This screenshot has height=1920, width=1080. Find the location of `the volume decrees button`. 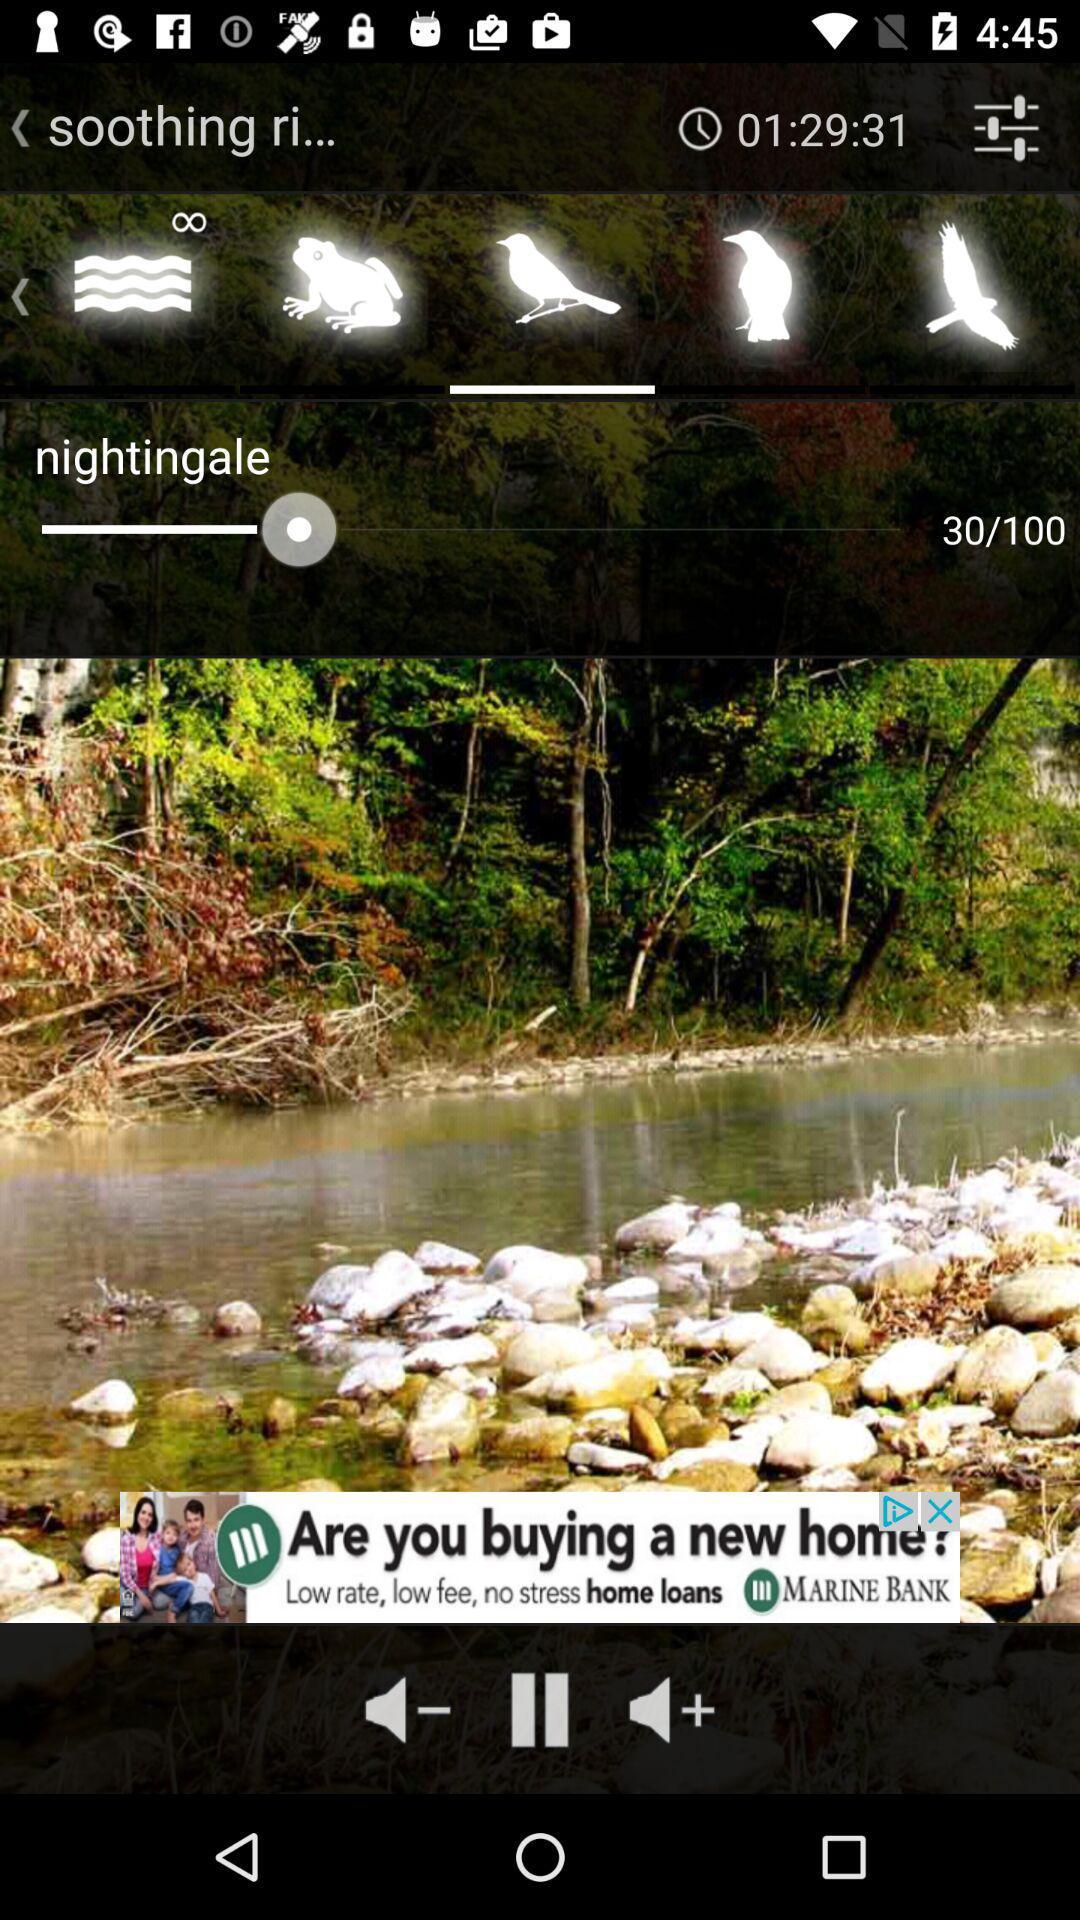

the volume decrees button is located at coordinates (407, 1709).